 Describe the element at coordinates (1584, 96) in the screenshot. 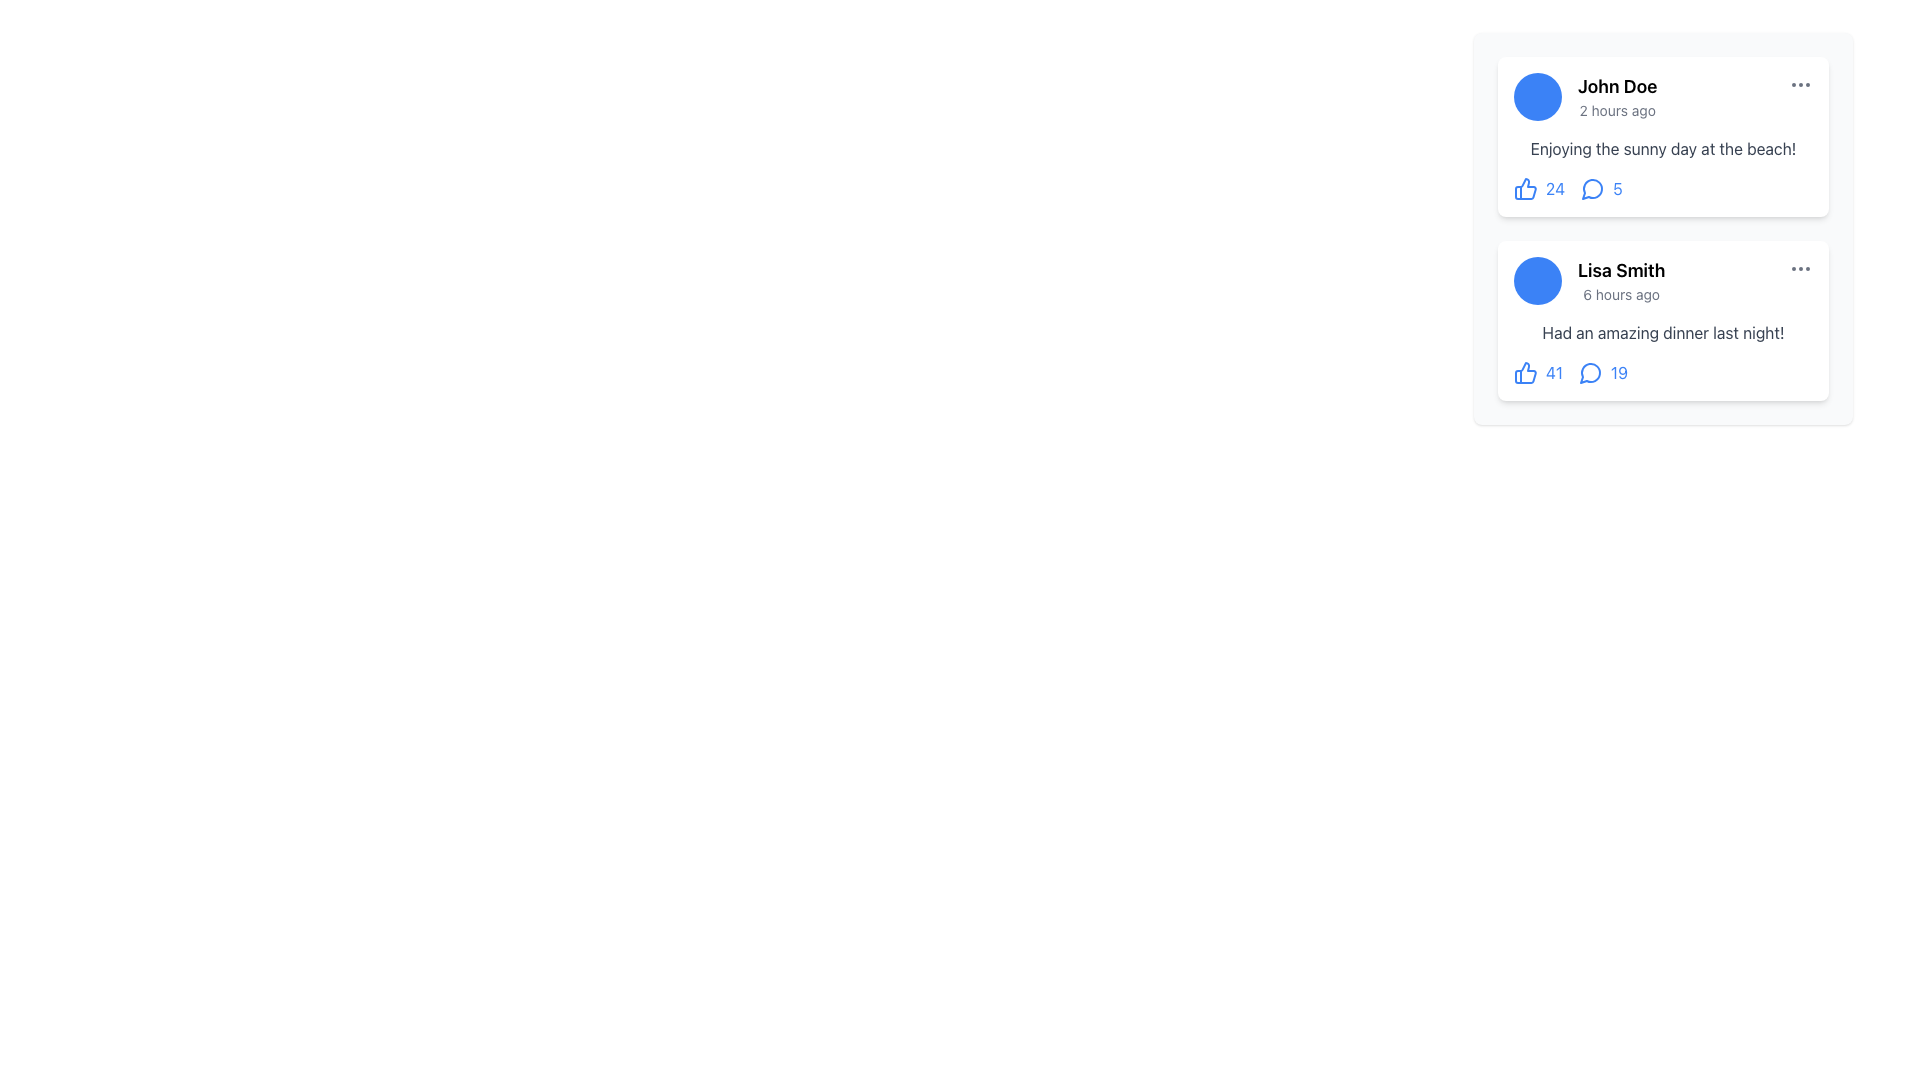

I see `user information block displaying the profile information, including the user's name and posting time, located at the top left corner of the card component` at that location.